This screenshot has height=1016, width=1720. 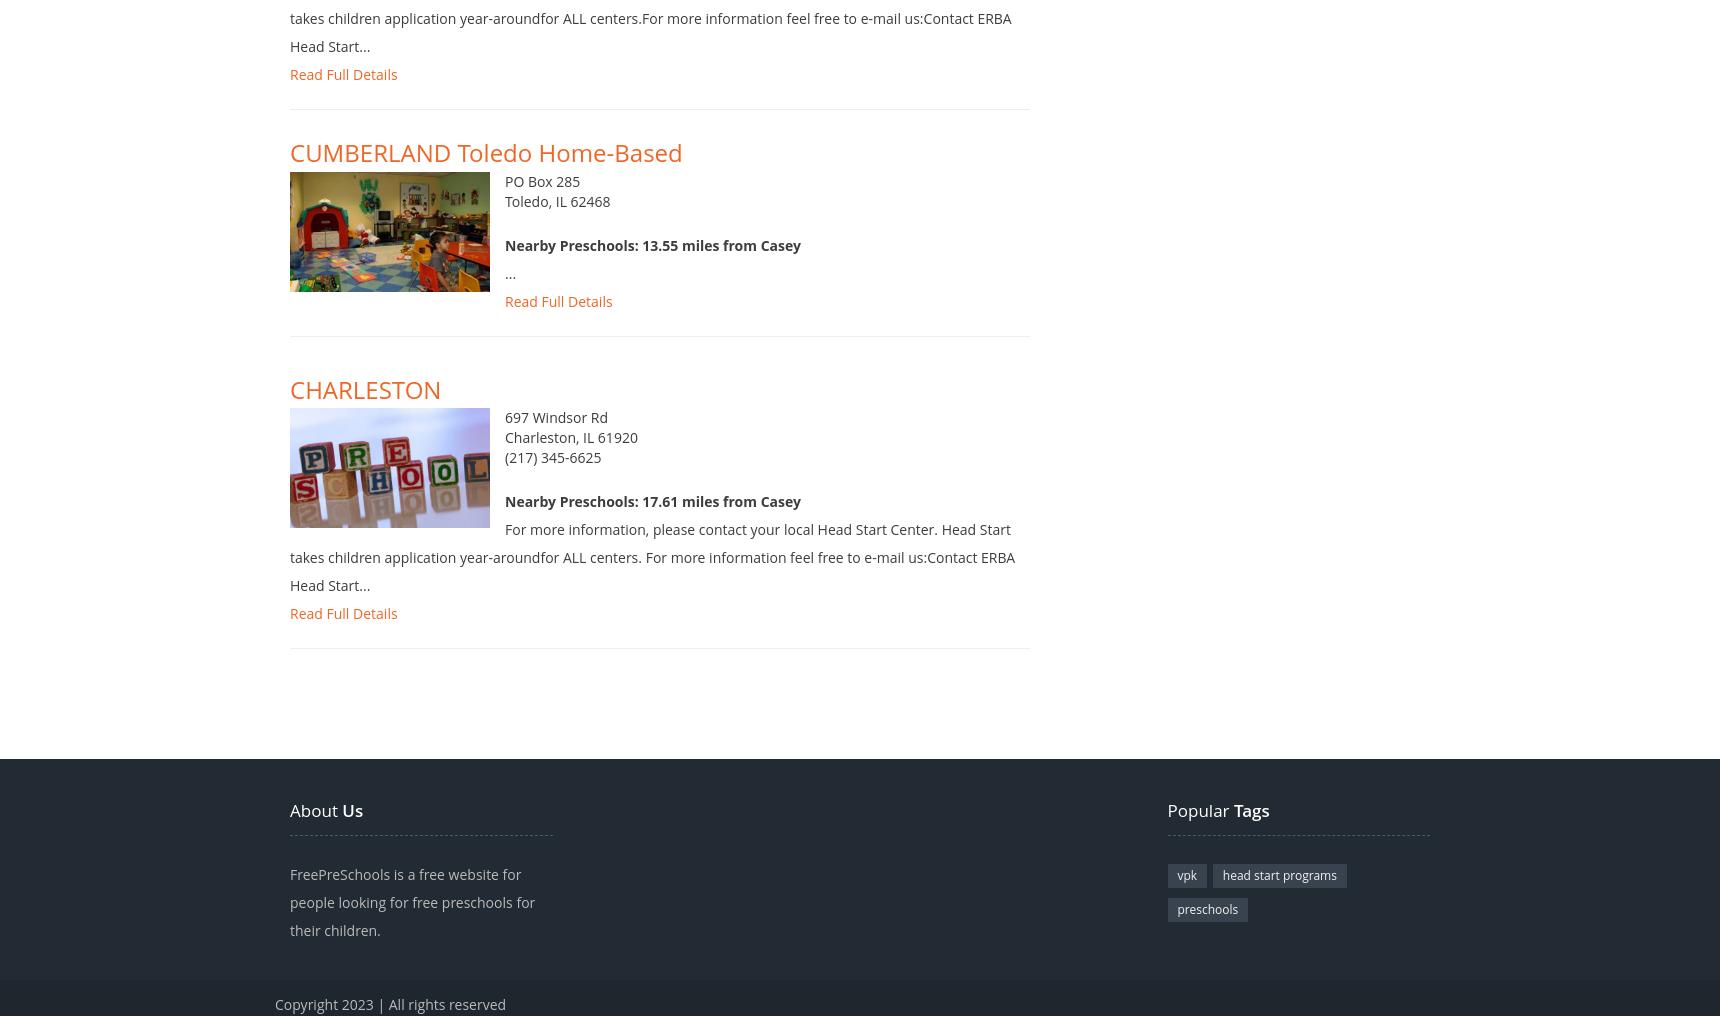 I want to click on 'PO Box 285', so click(x=542, y=202).